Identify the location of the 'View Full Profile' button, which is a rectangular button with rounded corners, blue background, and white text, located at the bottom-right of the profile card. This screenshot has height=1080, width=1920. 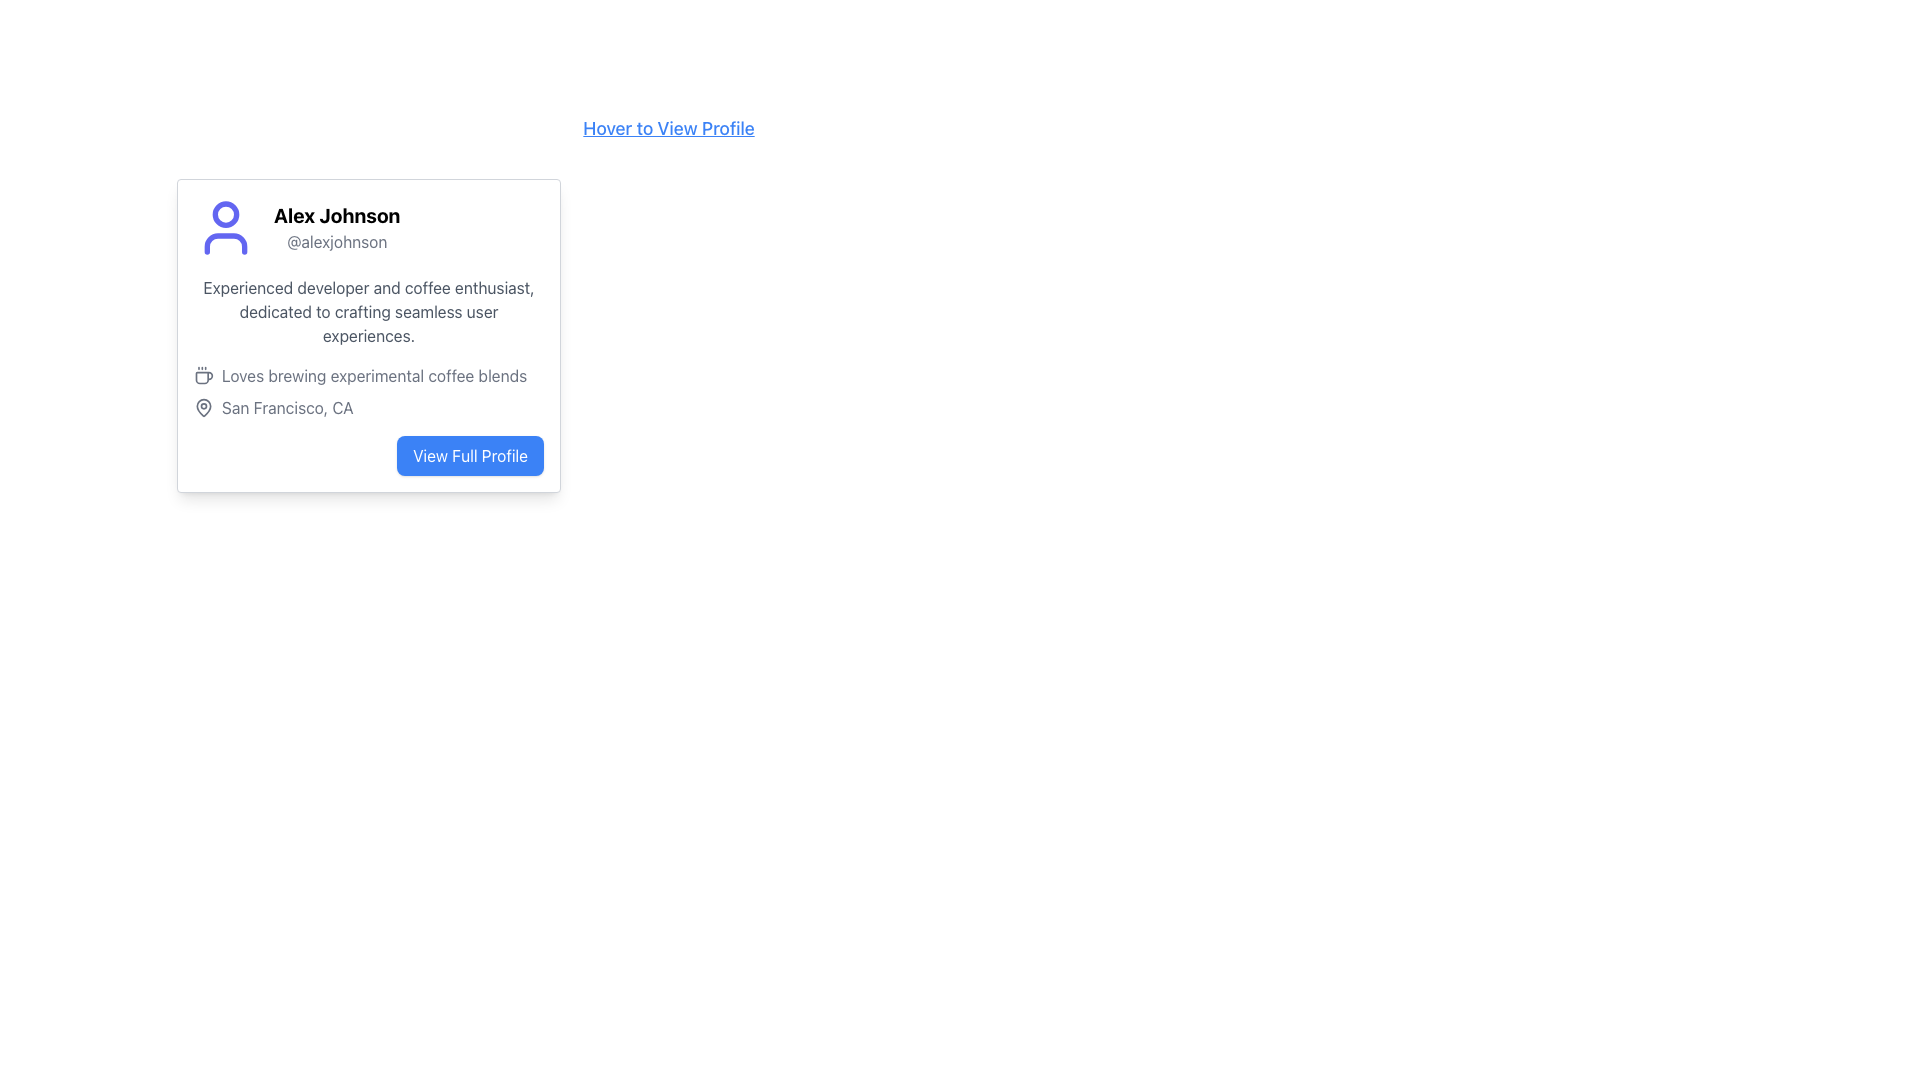
(469, 455).